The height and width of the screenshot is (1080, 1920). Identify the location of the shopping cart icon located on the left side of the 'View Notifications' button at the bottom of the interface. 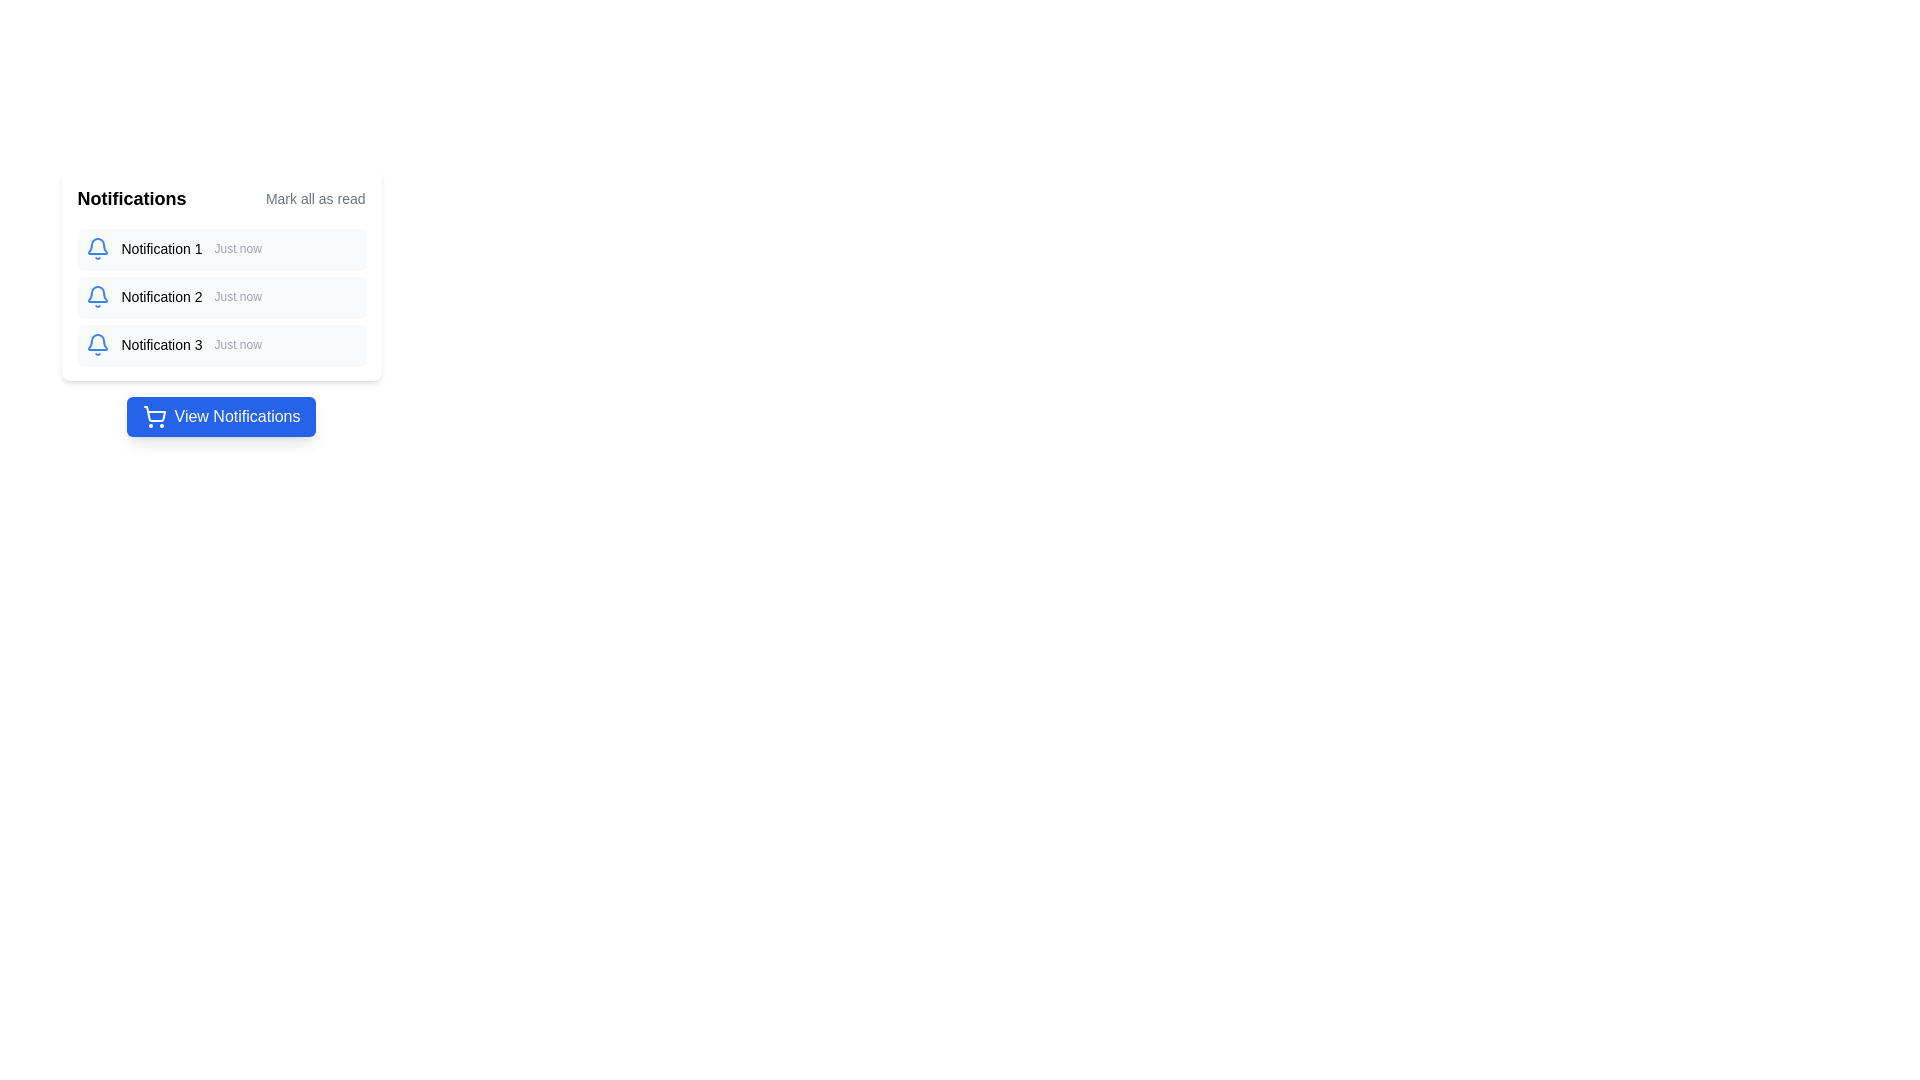
(153, 413).